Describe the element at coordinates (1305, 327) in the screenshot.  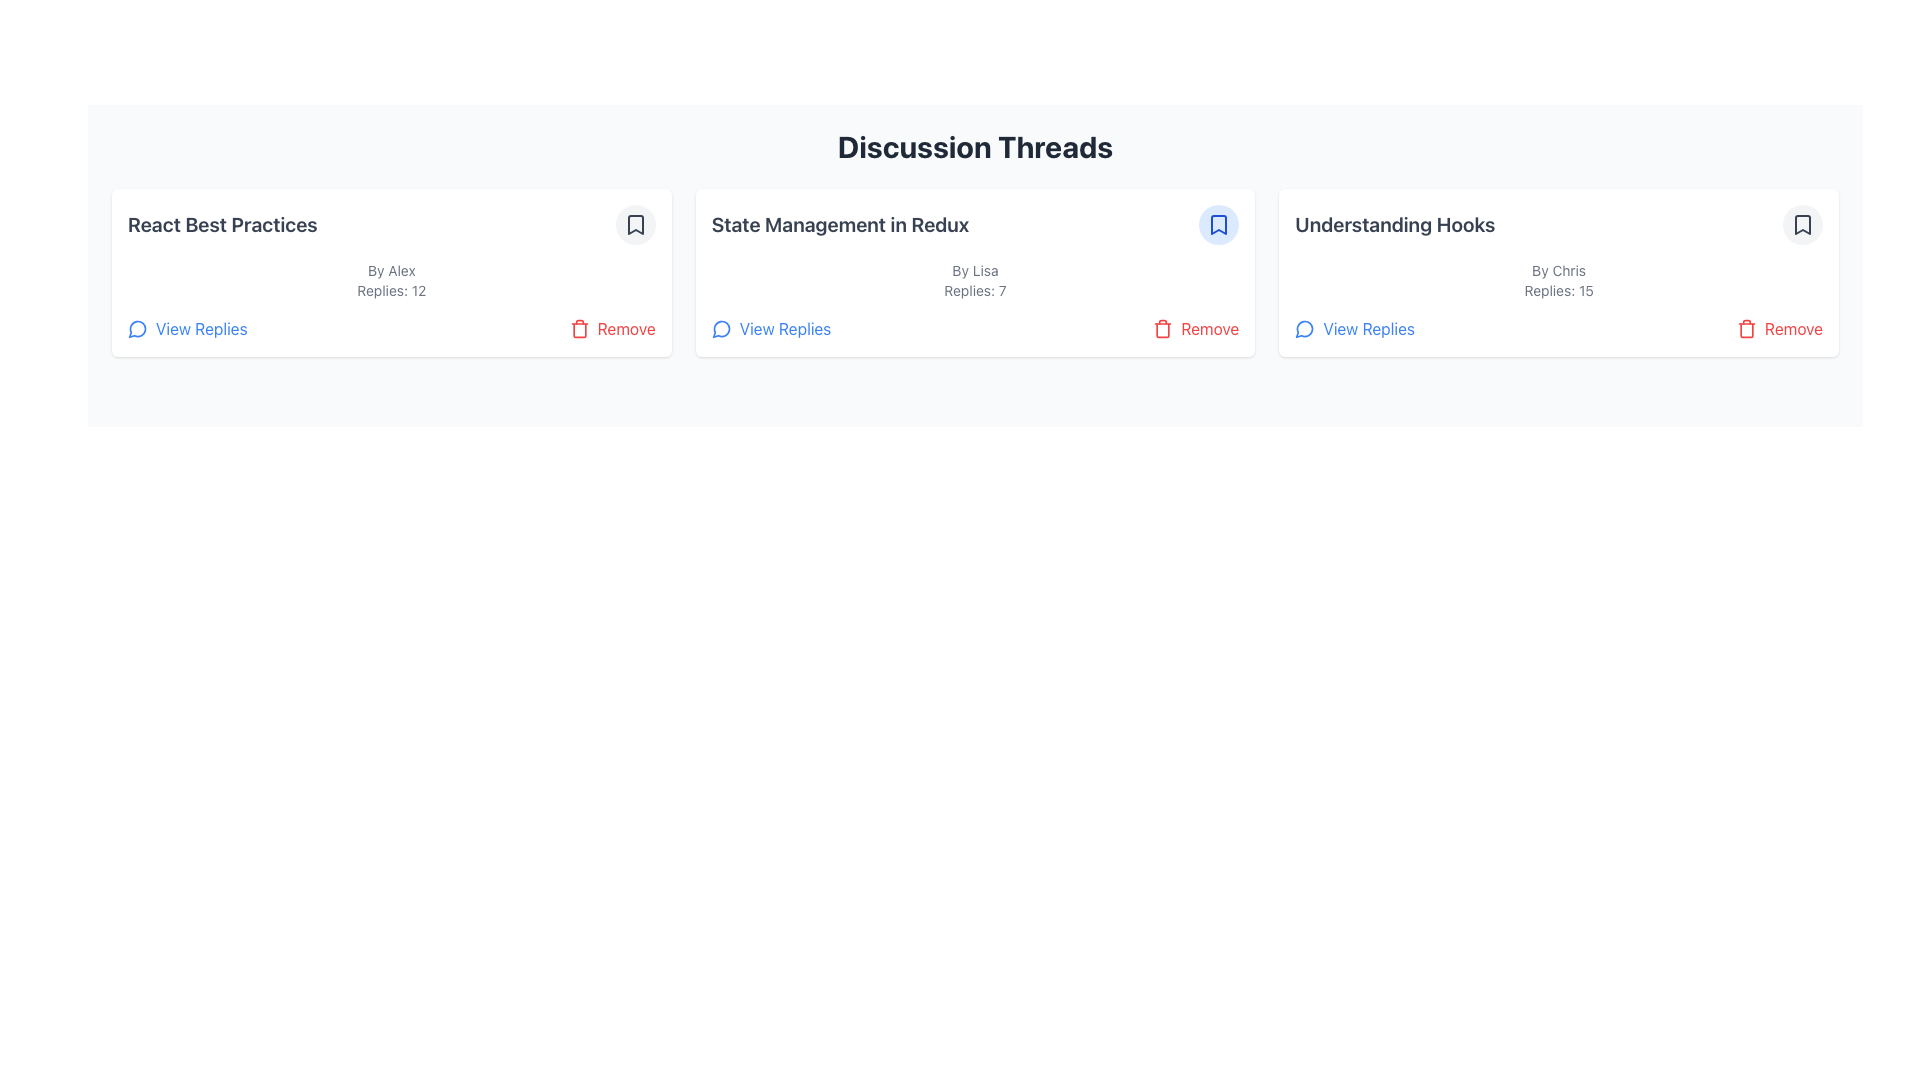
I see `the circular blue speech bubble icon representing the messaging feature located within the 'View Replies' button beneath the discussion card titled 'Understanding Hooks'` at that location.